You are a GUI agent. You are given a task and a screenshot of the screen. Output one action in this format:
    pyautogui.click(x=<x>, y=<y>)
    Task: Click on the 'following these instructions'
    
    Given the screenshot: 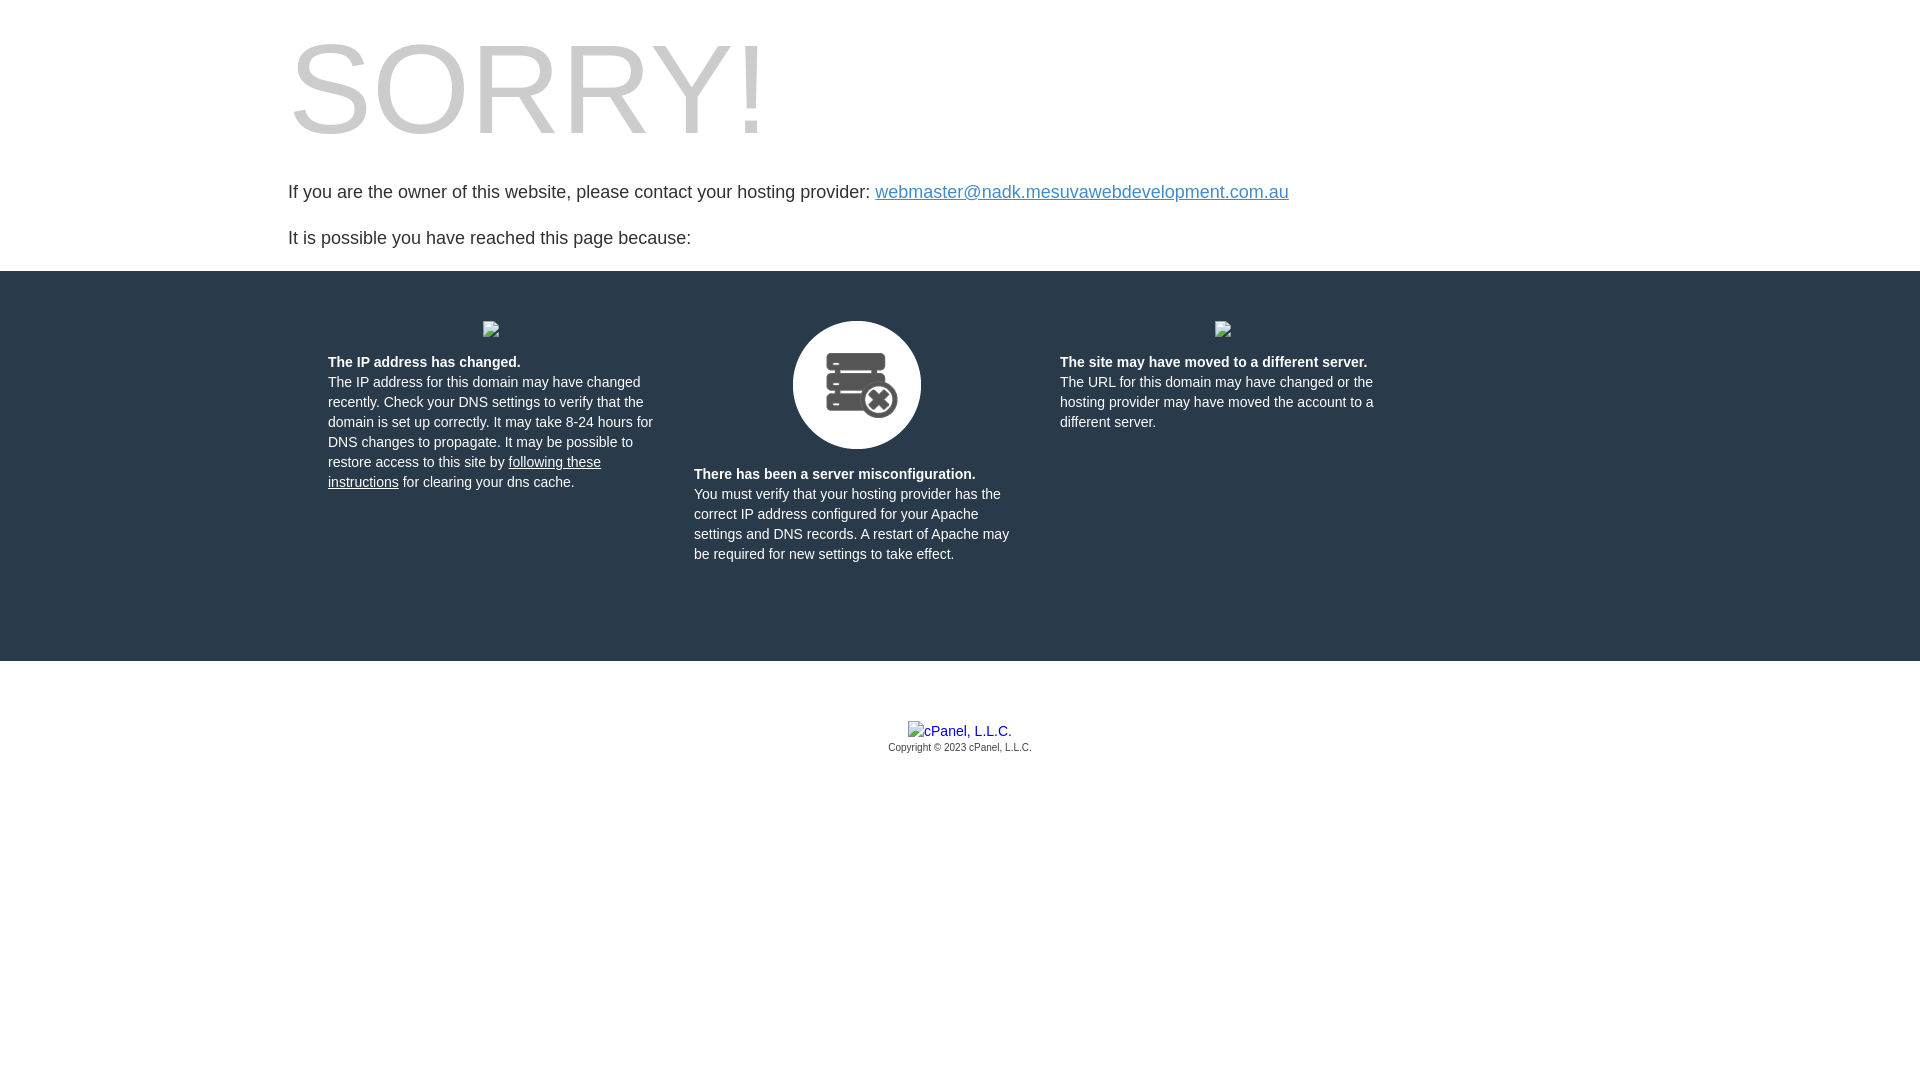 What is the action you would take?
    pyautogui.click(x=463, y=471)
    